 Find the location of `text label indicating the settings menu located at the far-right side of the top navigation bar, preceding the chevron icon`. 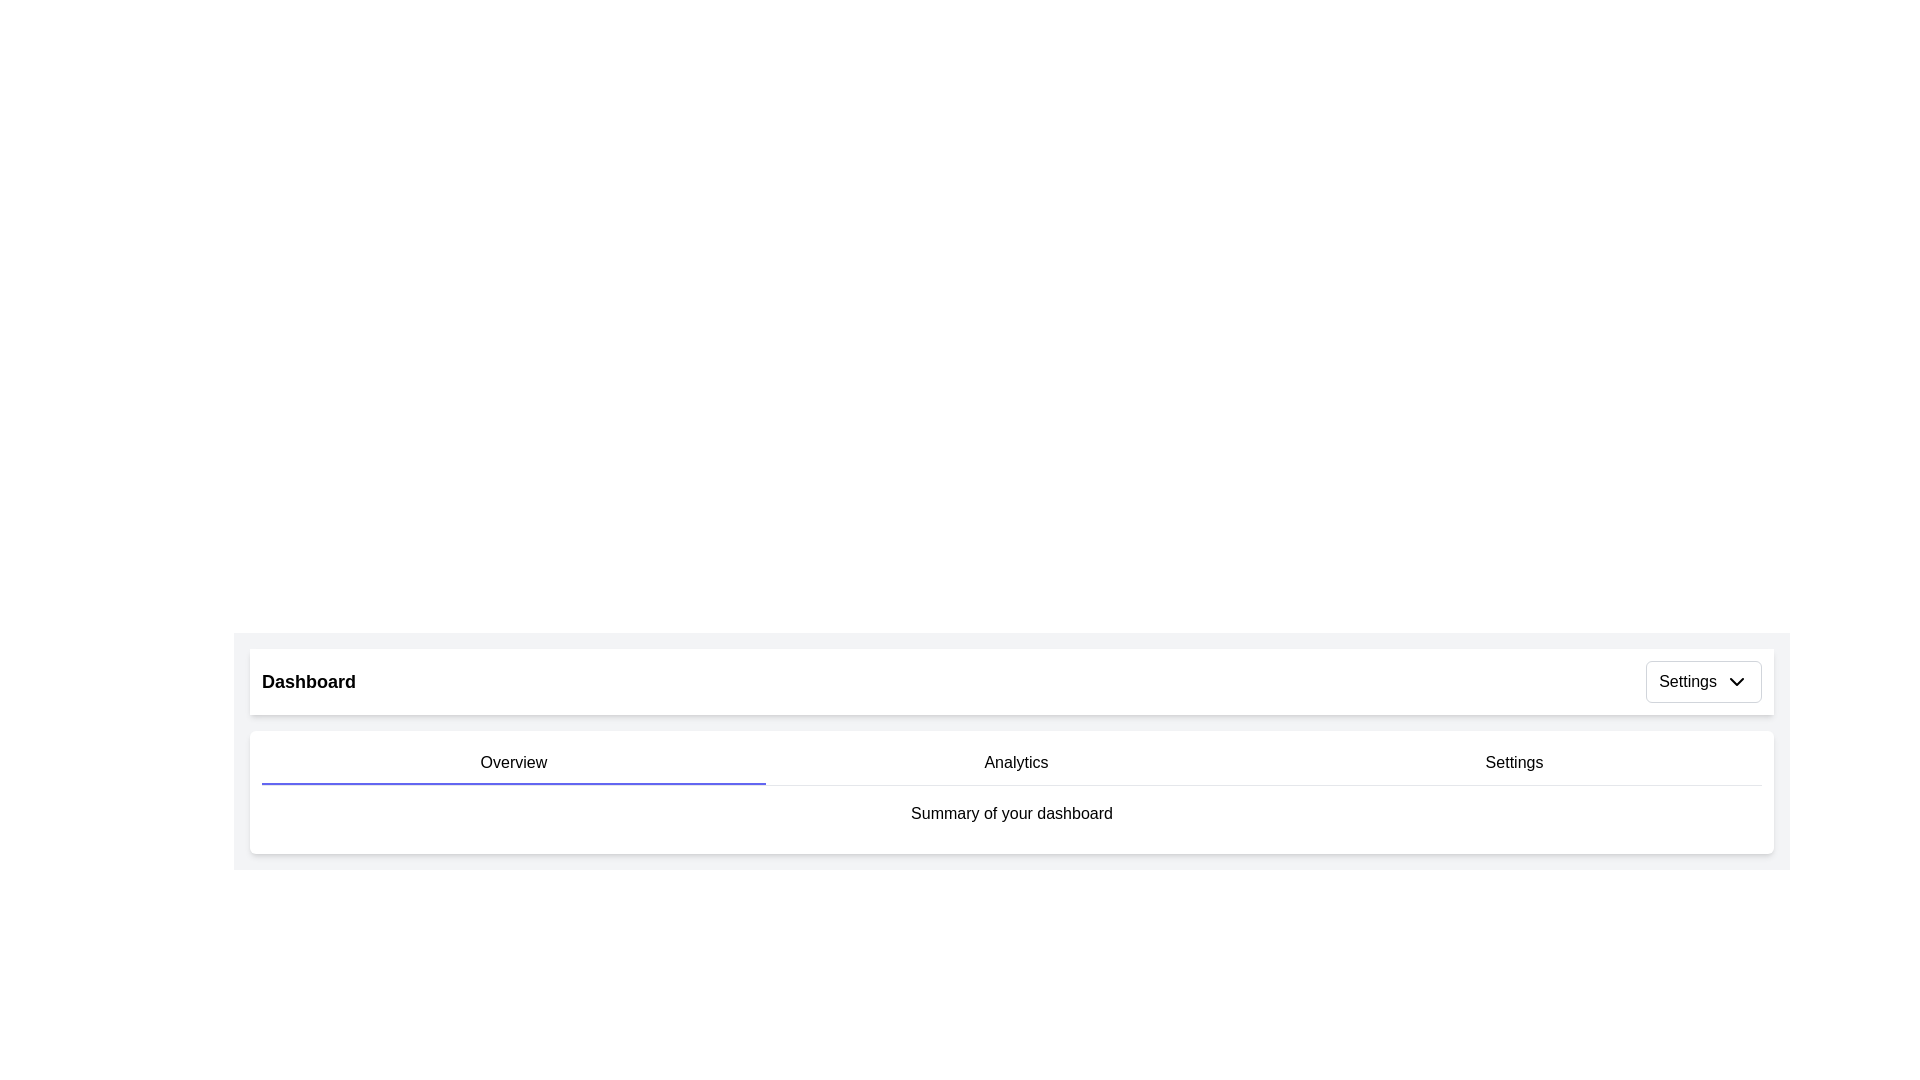

text label indicating the settings menu located at the far-right side of the top navigation bar, preceding the chevron icon is located at coordinates (1687, 681).